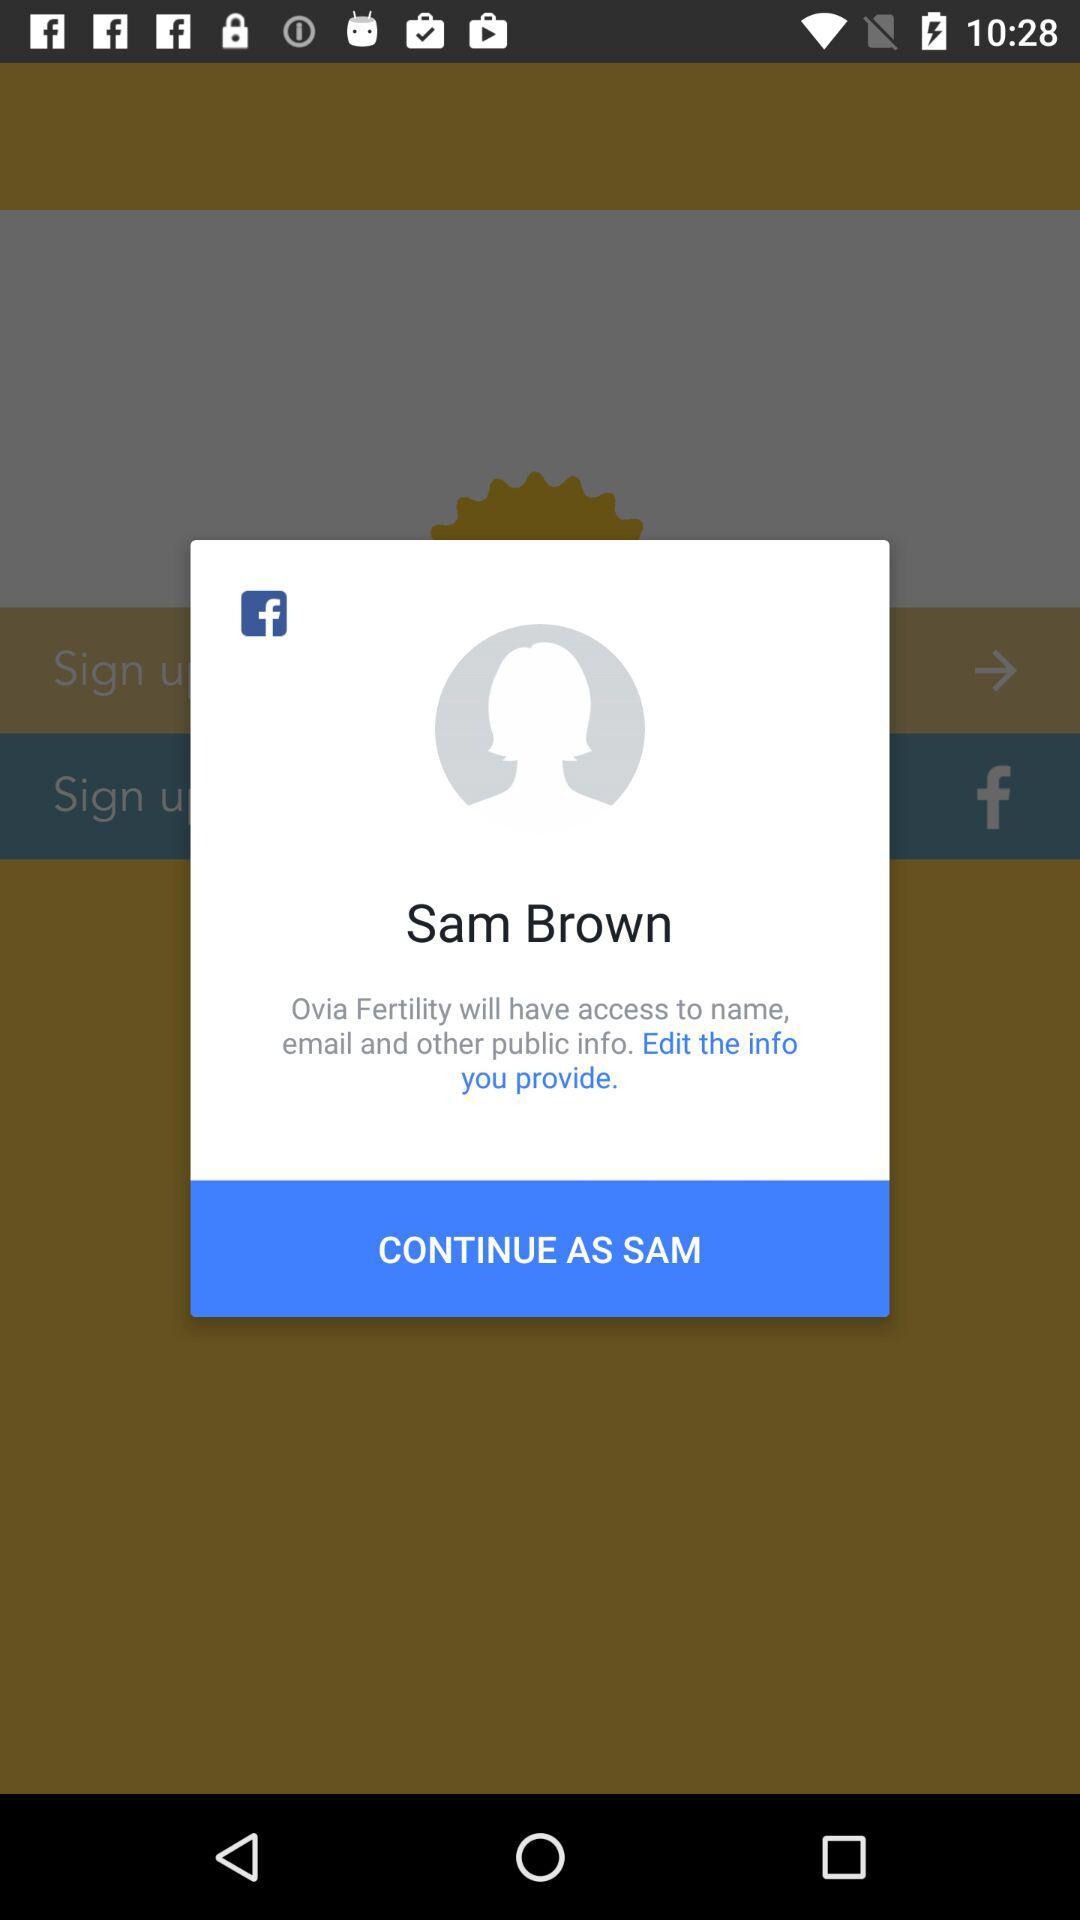 Image resolution: width=1080 pixels, height=1920 pixels. What do you see at coordinates (540, 1247) in the screenshot?
I see `icon below the ovia fertility will item` at bounding box center [540, 1247].